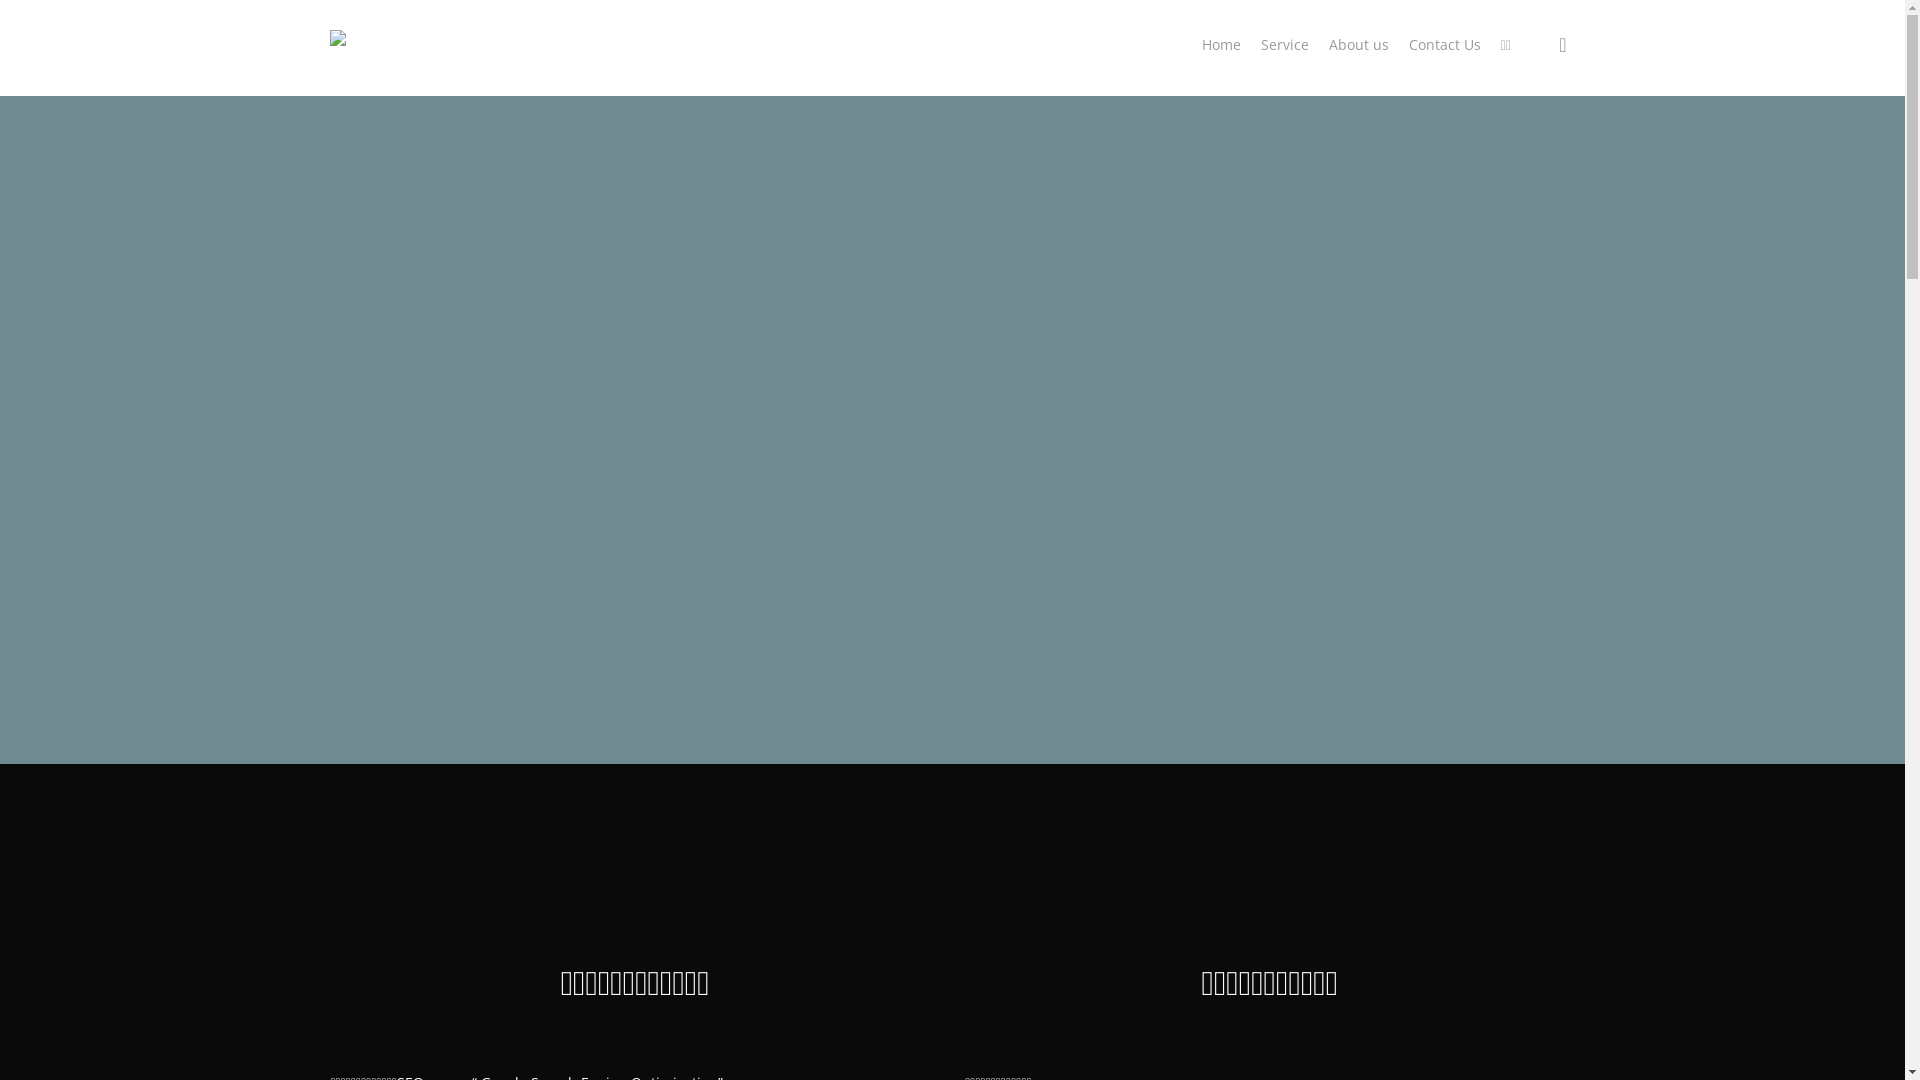  I want to click on 'Service', so click(1285, 45).